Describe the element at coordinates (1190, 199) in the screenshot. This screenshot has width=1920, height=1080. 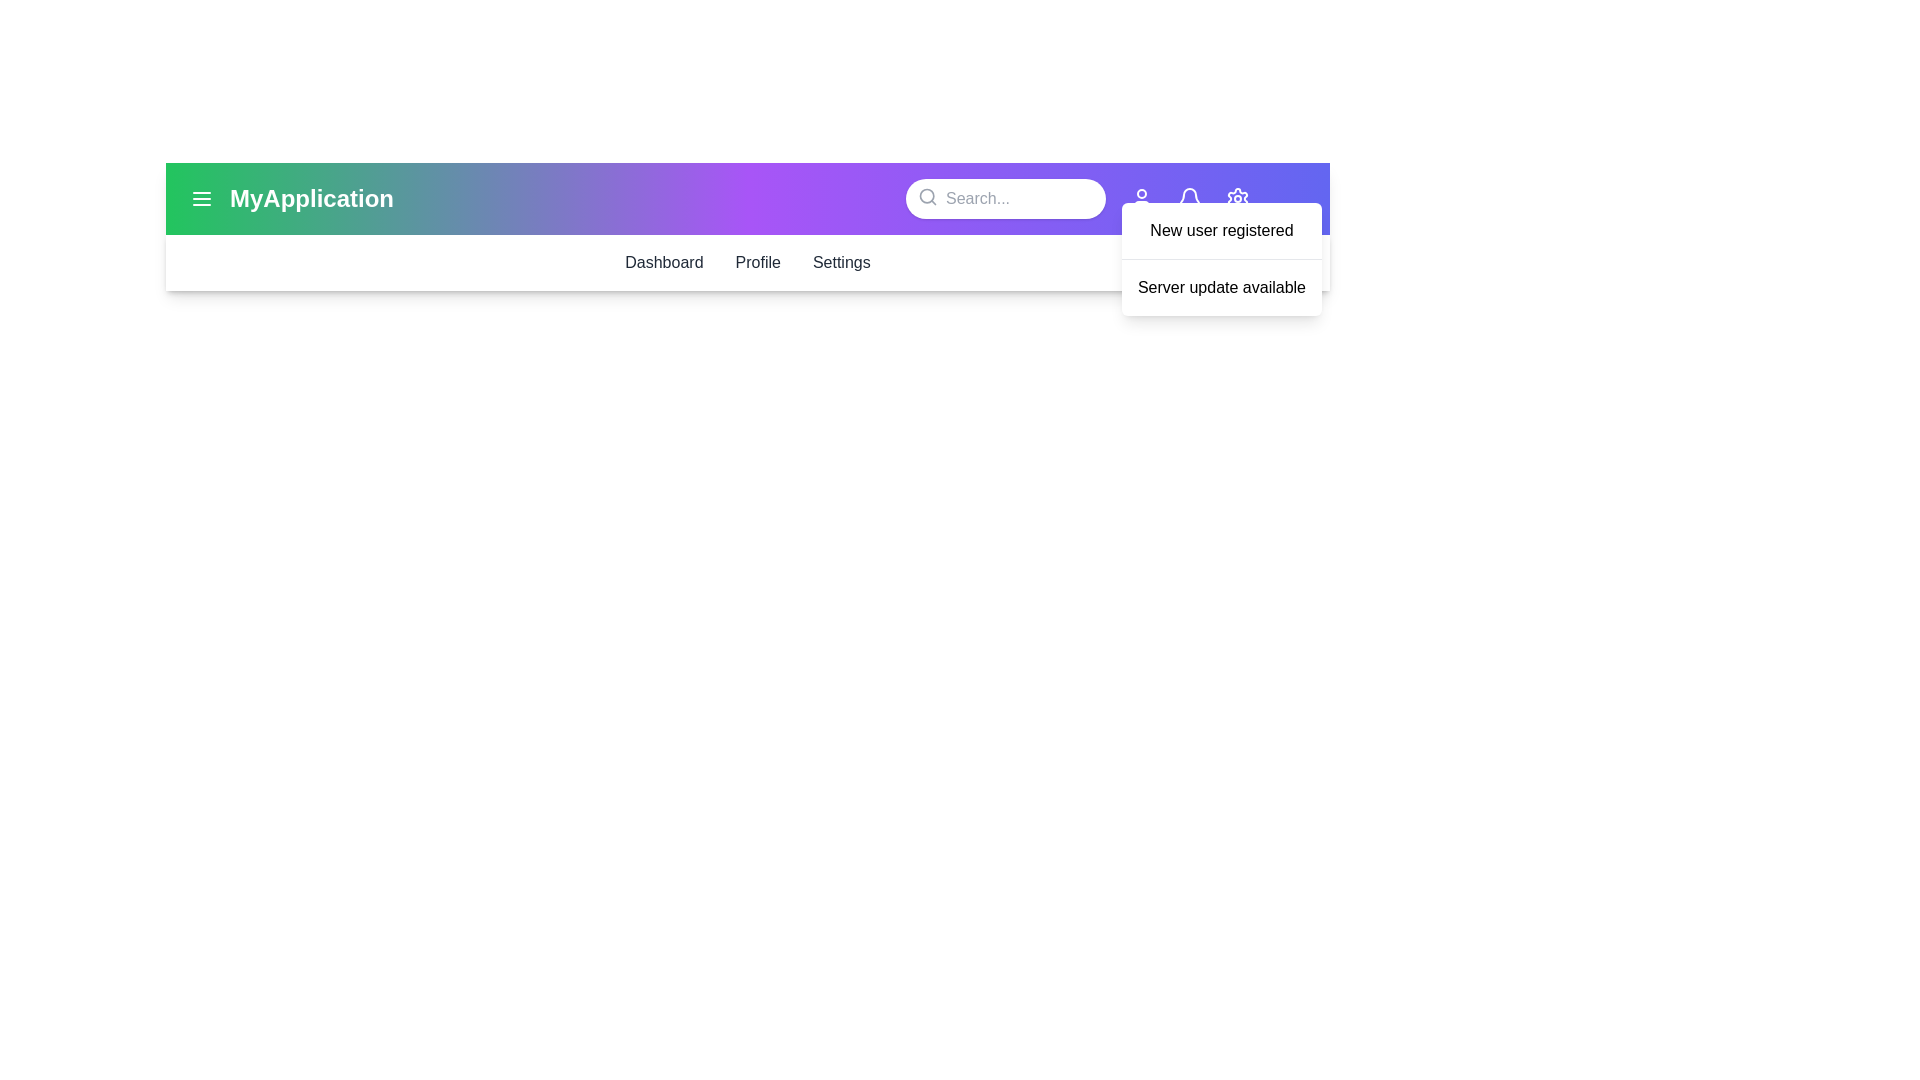
I see `the bell icon to toggle the notifications state` at that location.